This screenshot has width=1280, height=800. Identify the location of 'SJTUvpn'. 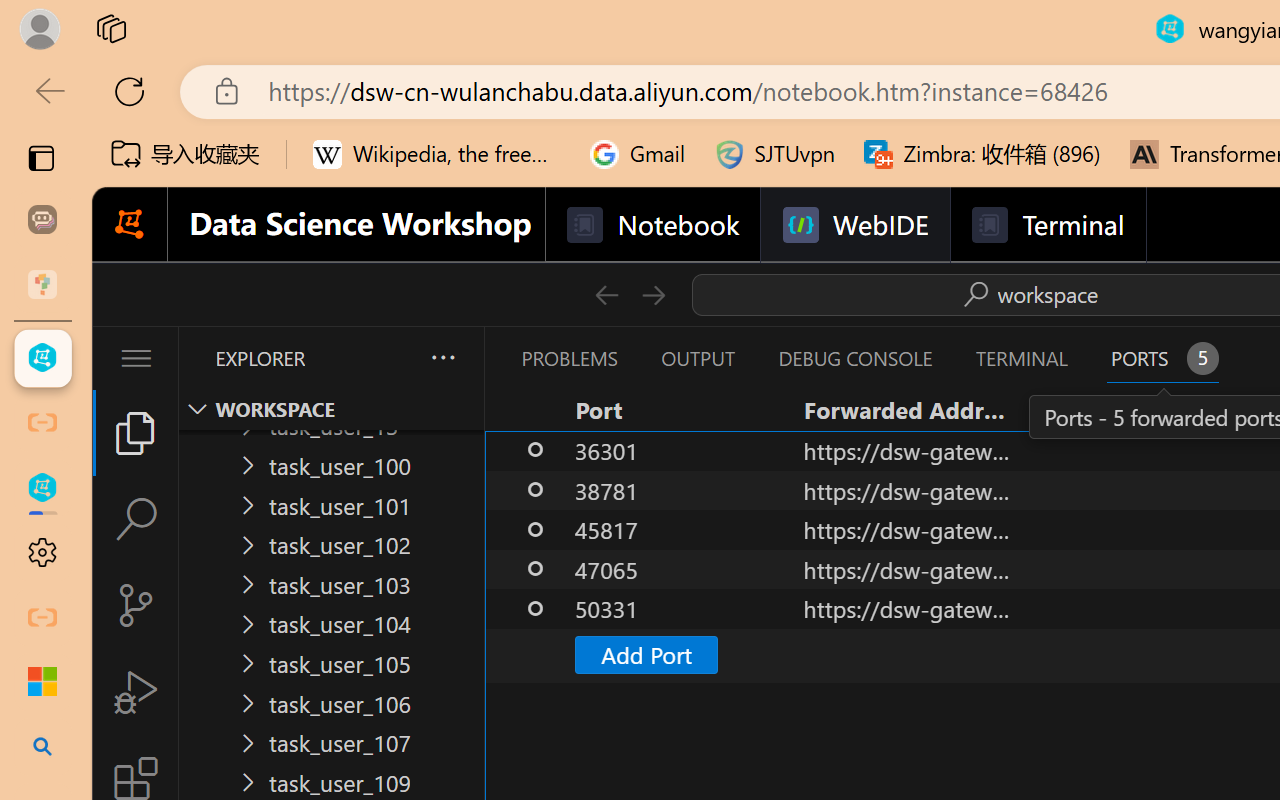
(773, 154).